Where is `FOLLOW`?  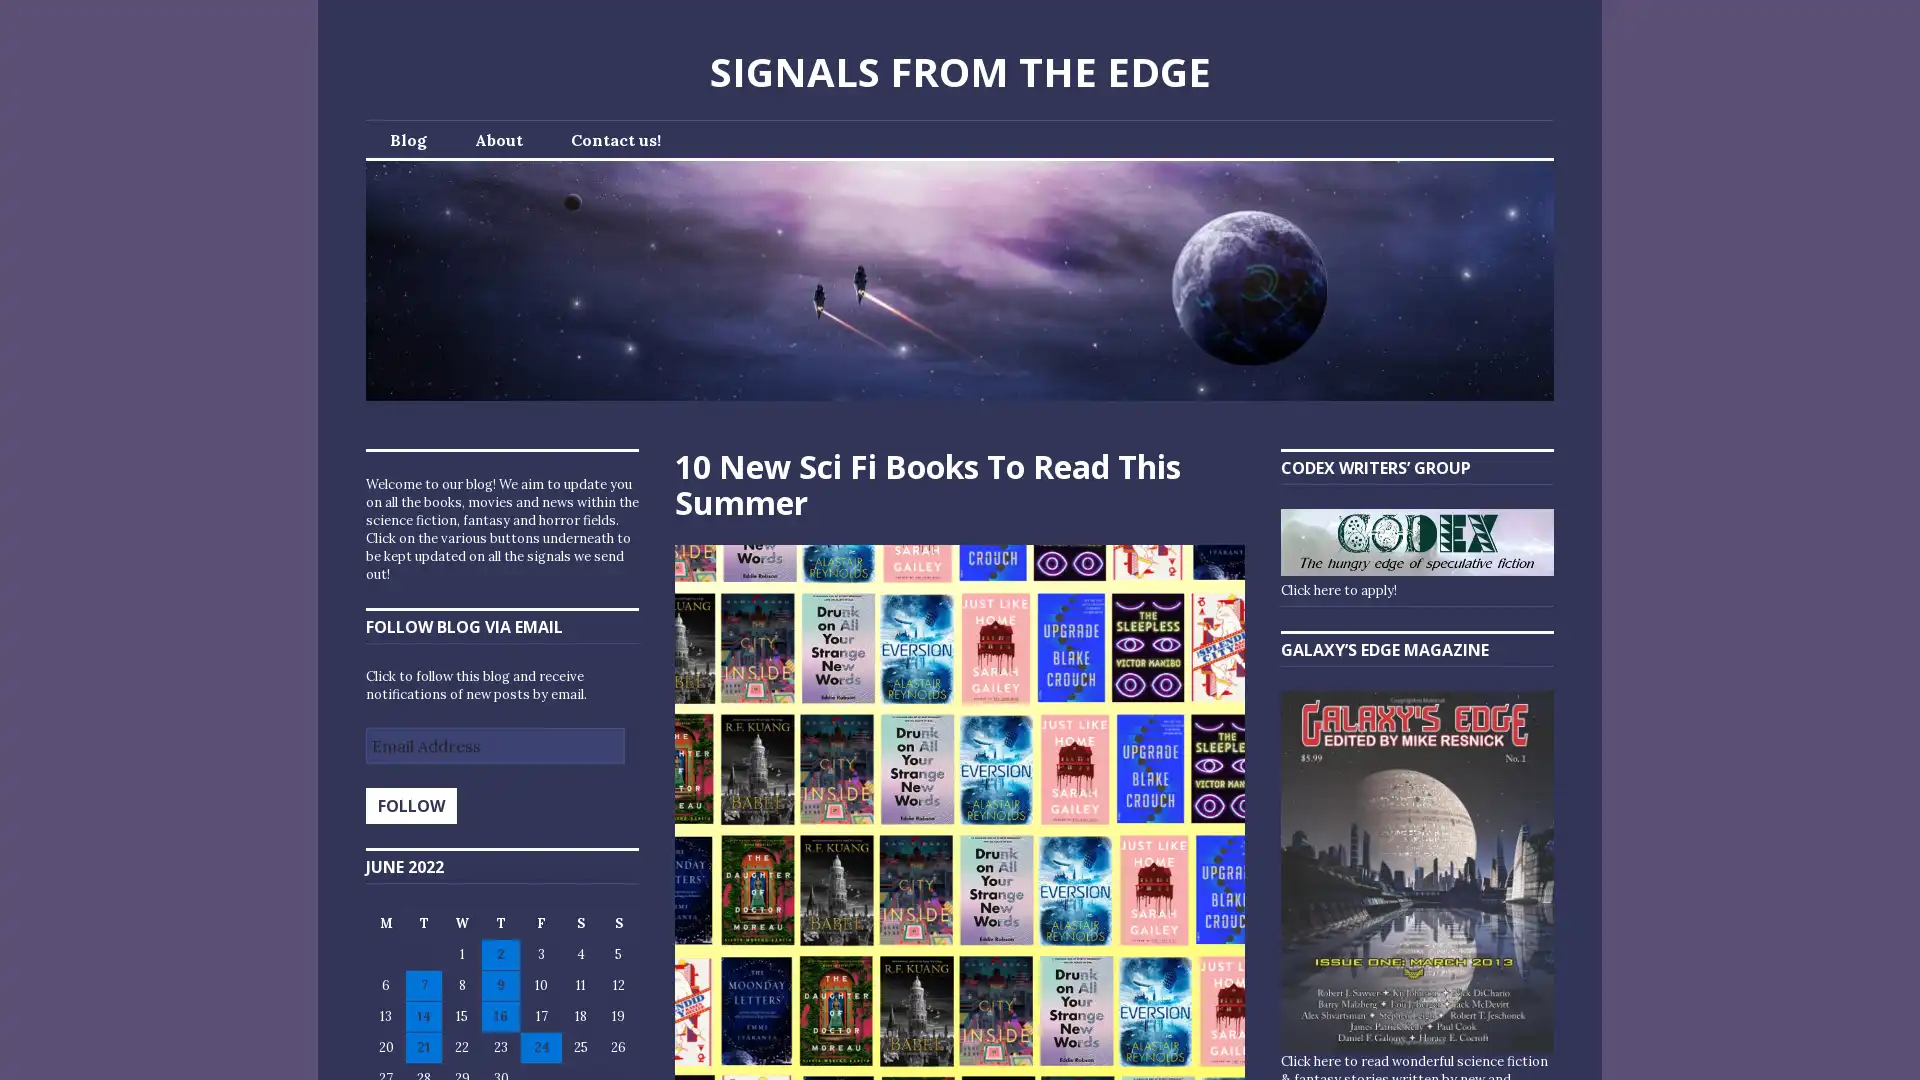 FOLLOW is located at coordinates (410, 805).